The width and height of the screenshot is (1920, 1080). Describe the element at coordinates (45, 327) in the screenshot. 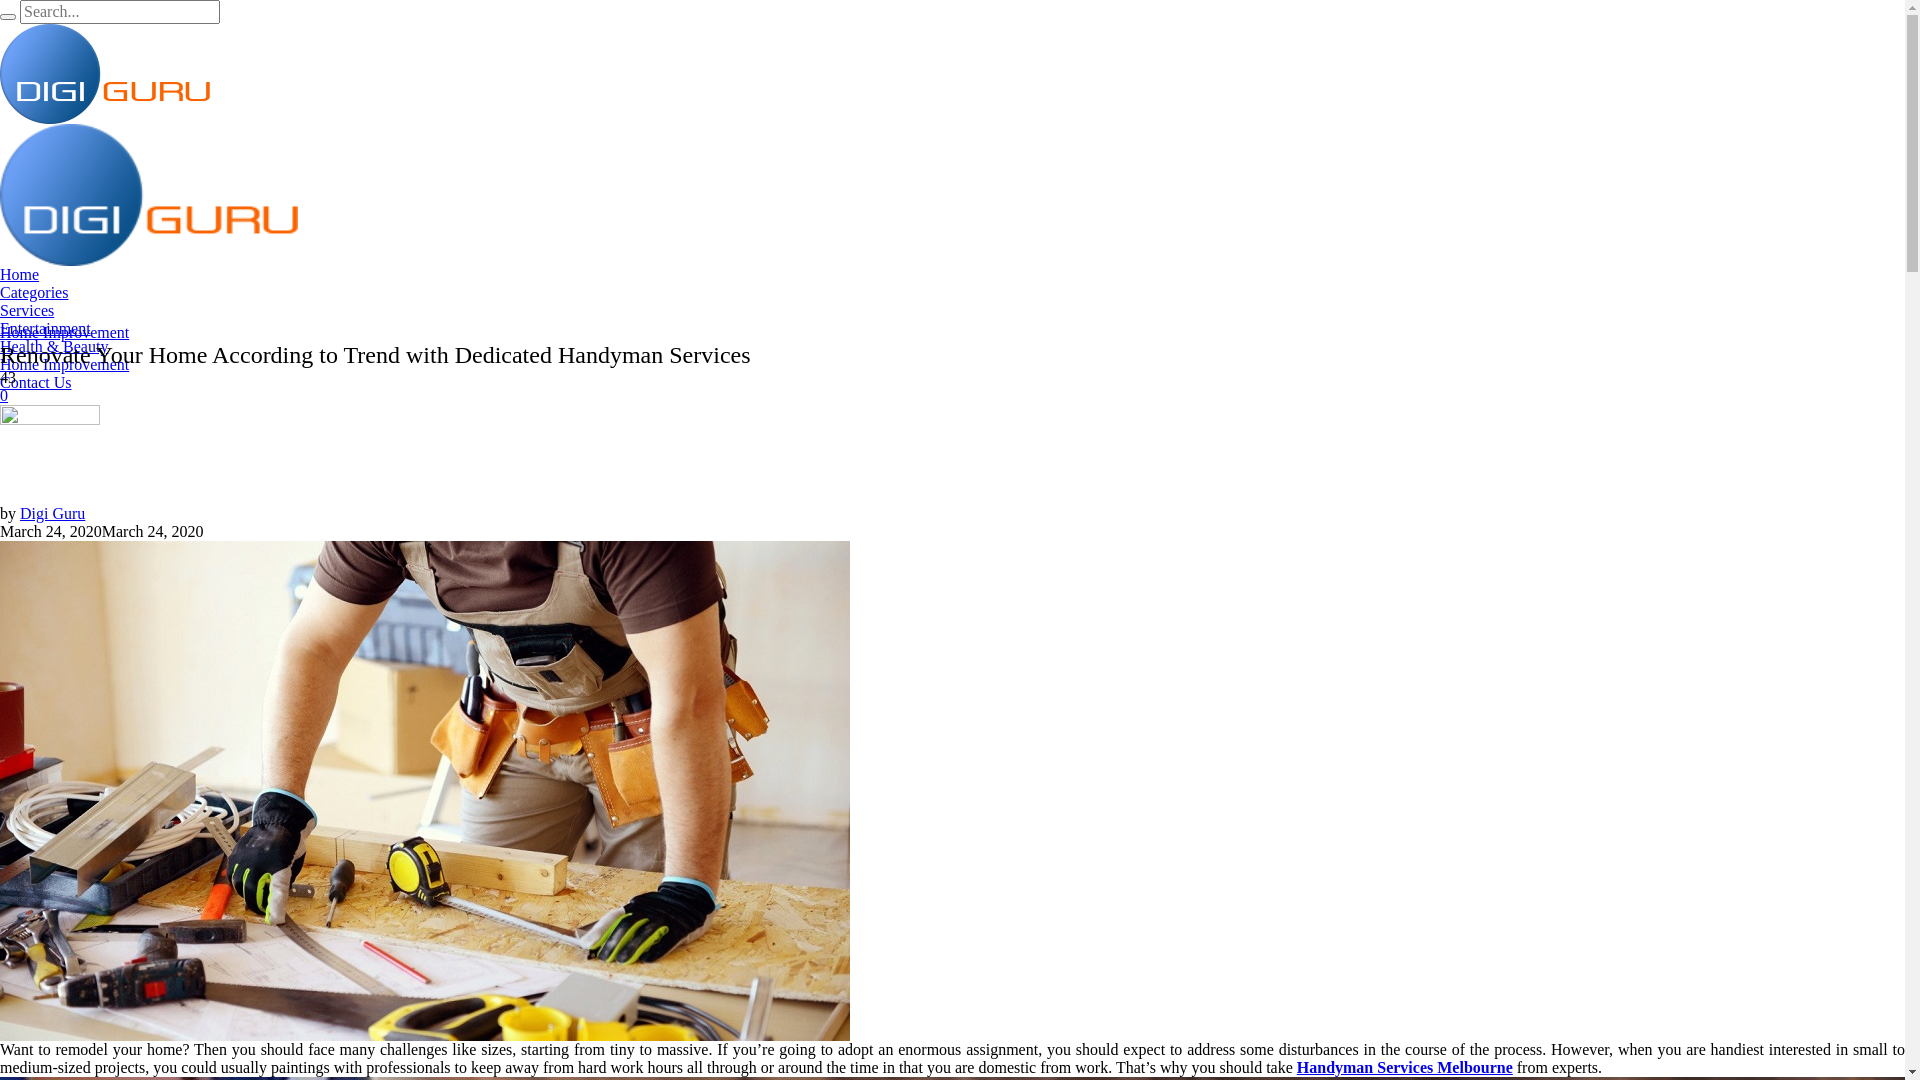

I see `'Entertainment'` at that location.